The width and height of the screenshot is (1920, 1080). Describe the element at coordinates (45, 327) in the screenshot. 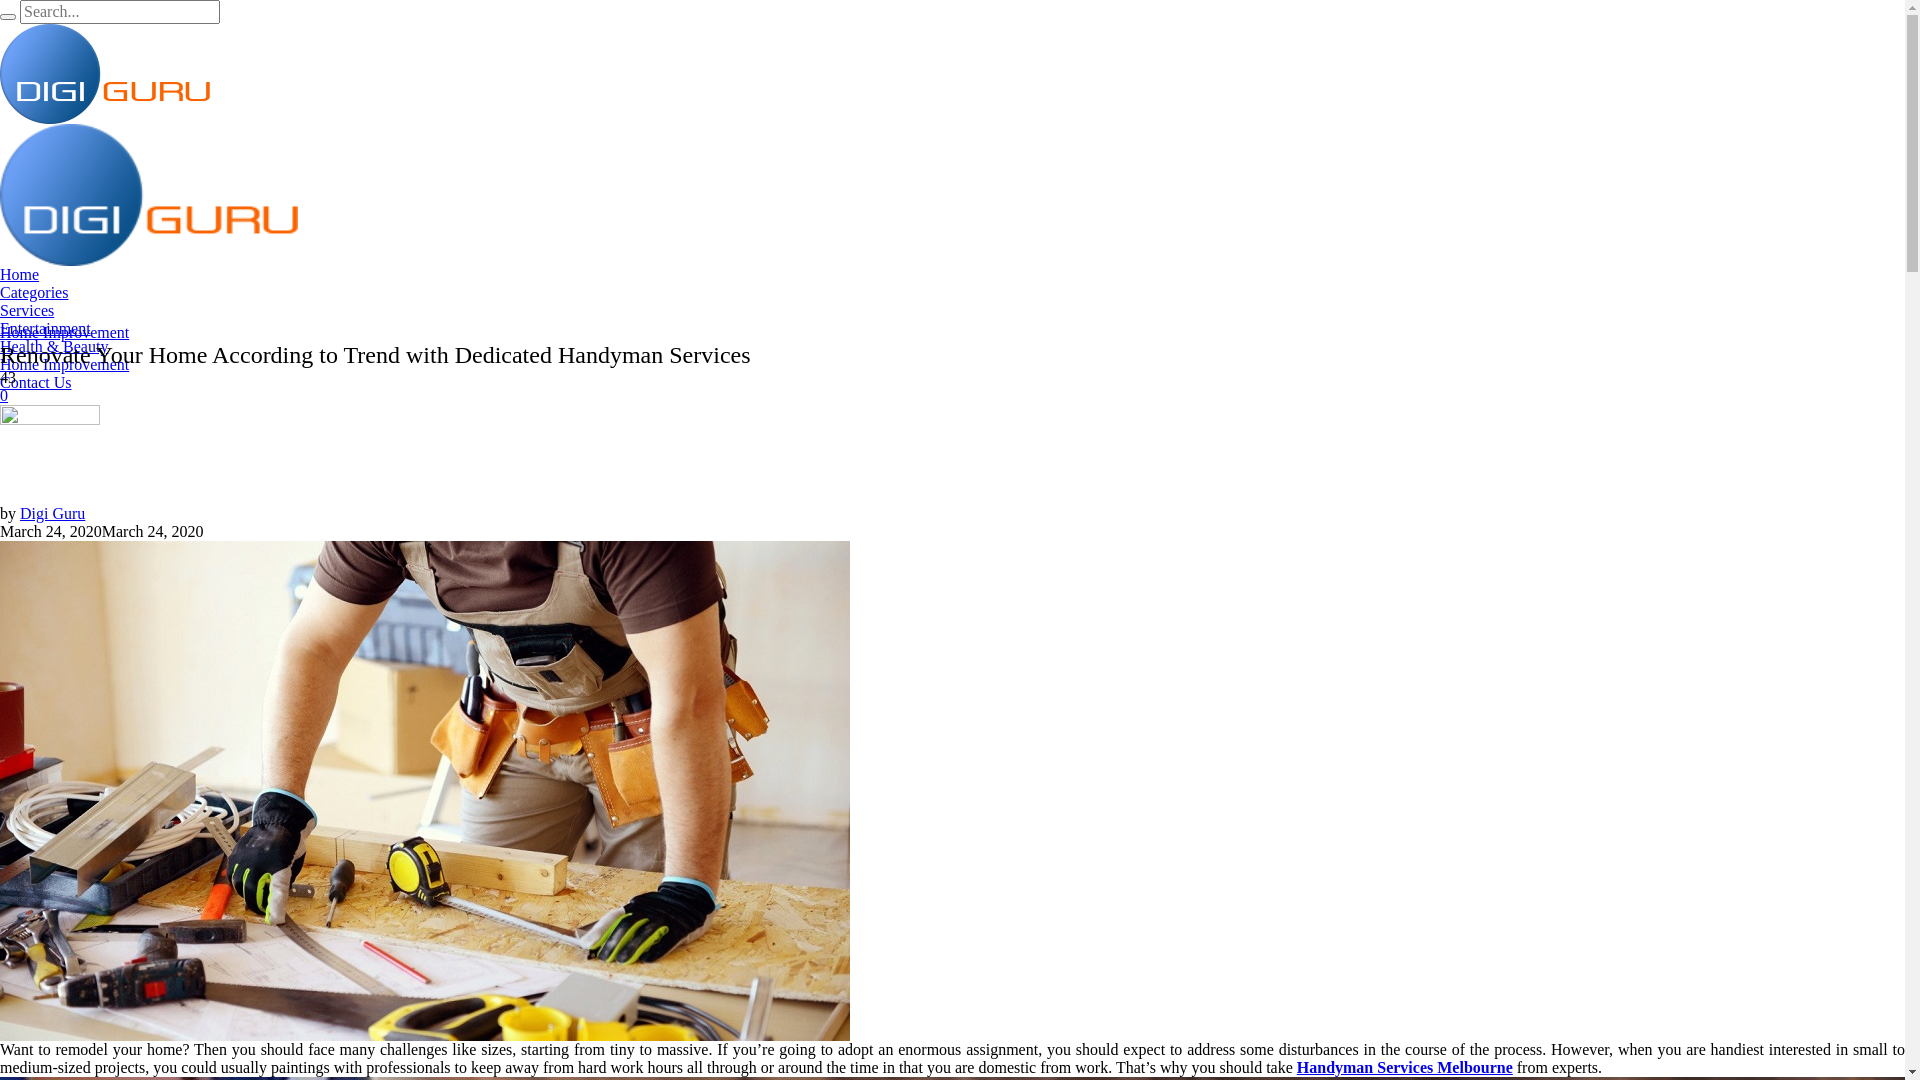

I see `'Entertainment'` at that location.